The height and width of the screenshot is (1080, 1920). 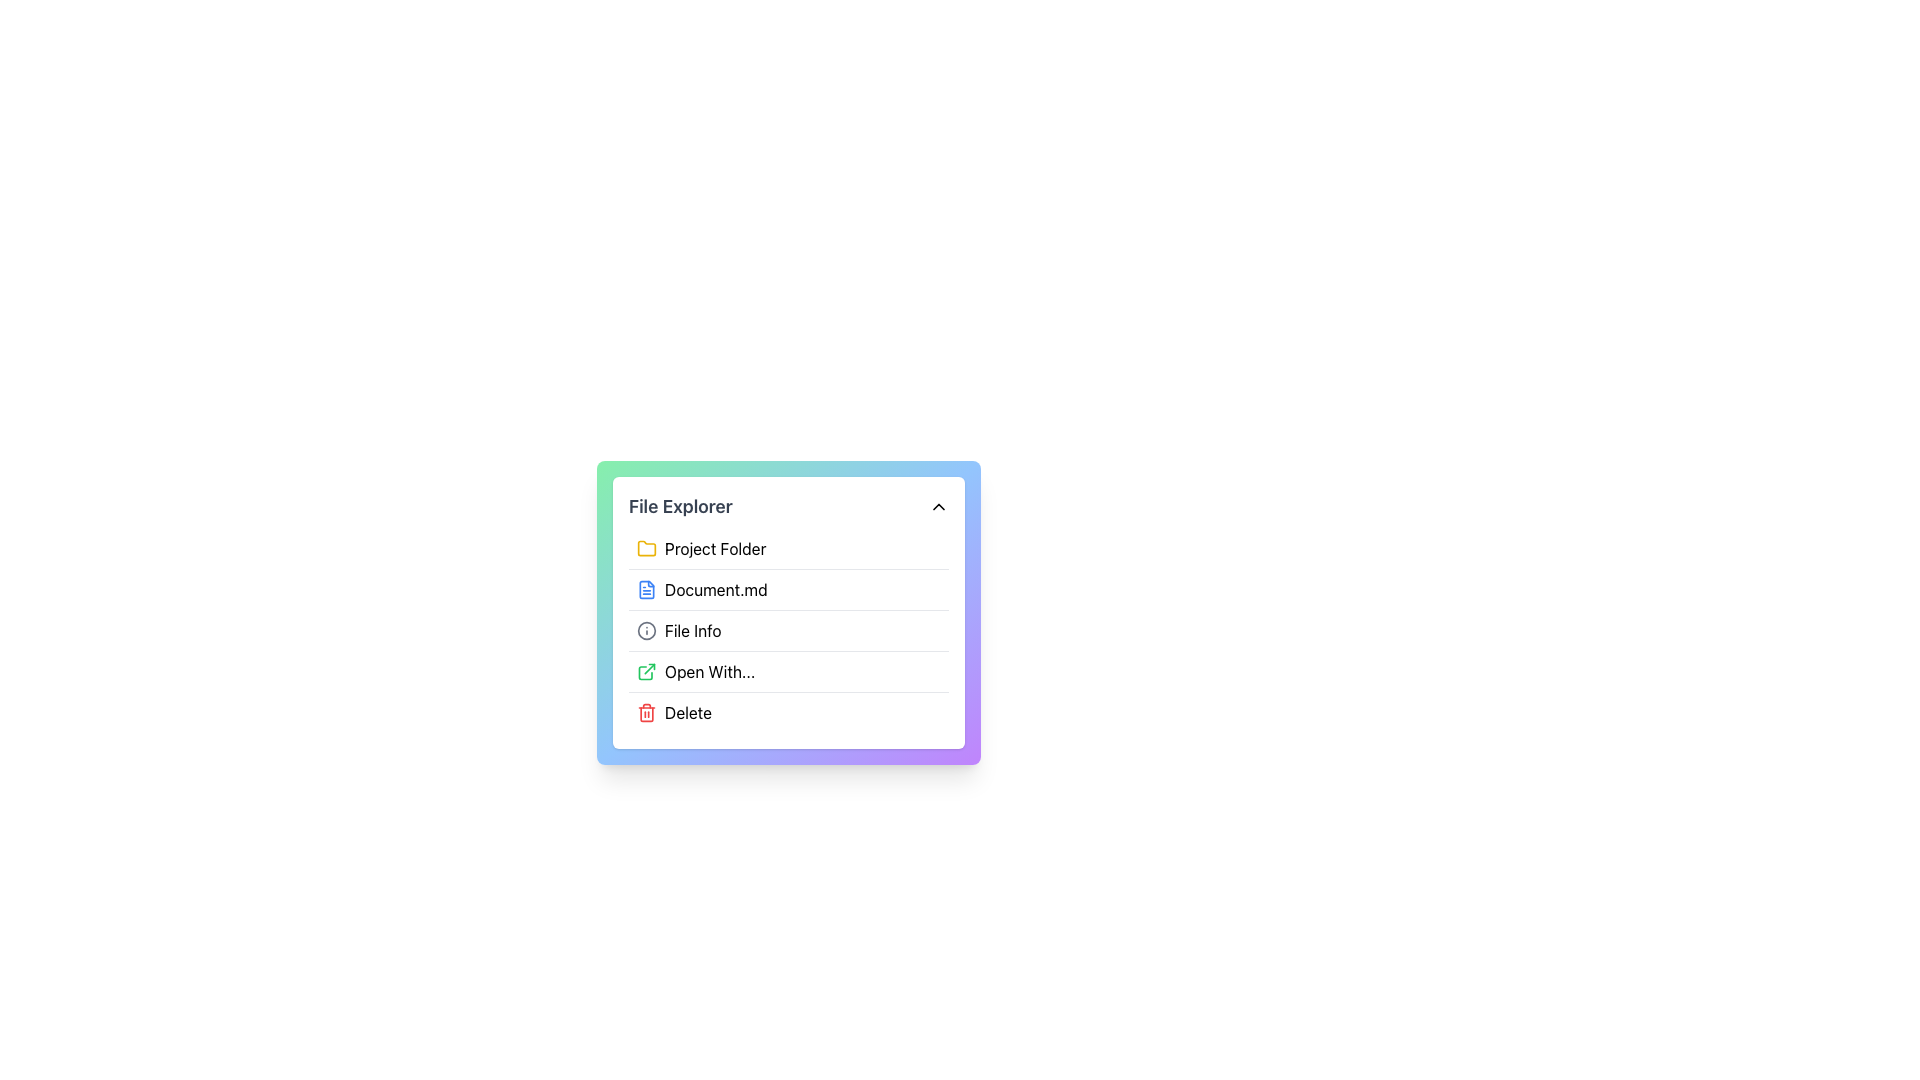 What do you see at coordinates (647, 589) in the screenshot?
I see `the file icon with a blue outline located immediately to the left of the 'Document.md' text label in the file explorer` at bounding box center [647, 589].